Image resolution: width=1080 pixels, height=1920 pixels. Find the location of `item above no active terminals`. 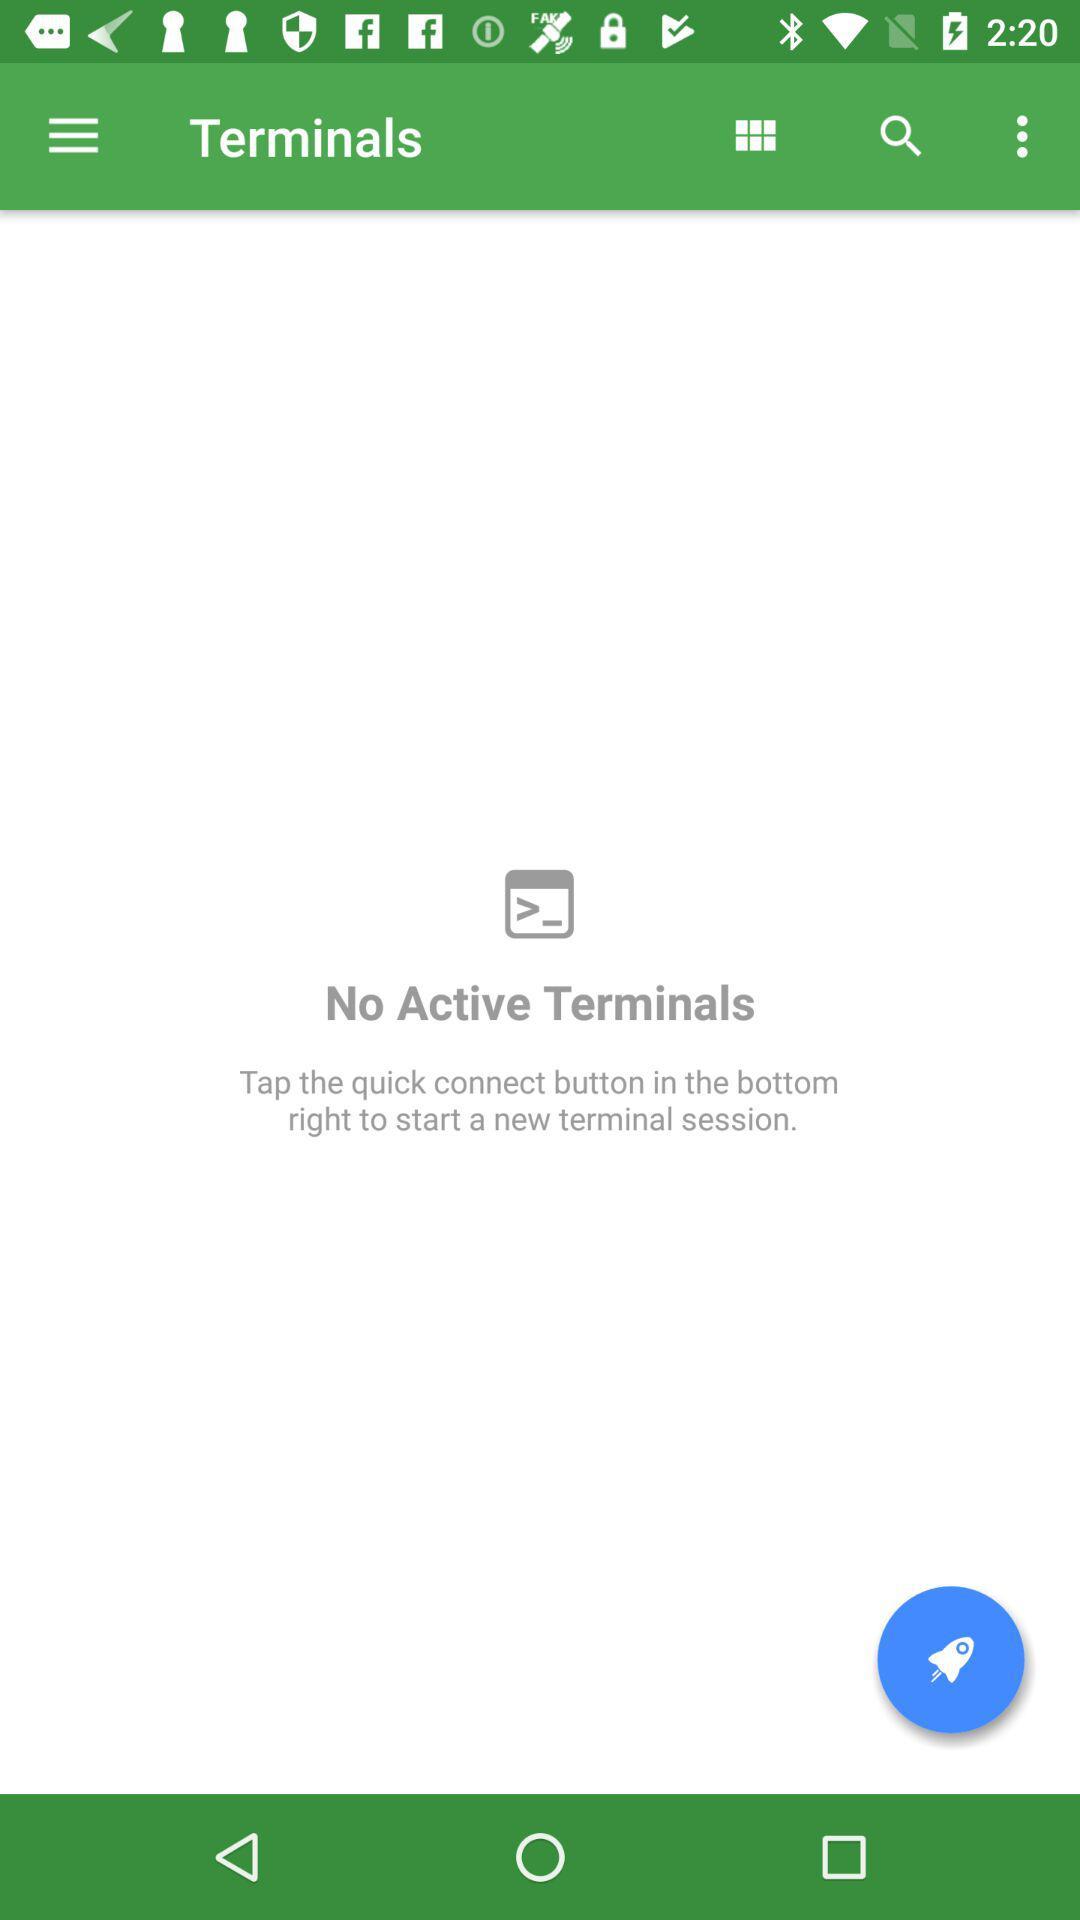

item above no active terminals is located at coordinates (754, 135).